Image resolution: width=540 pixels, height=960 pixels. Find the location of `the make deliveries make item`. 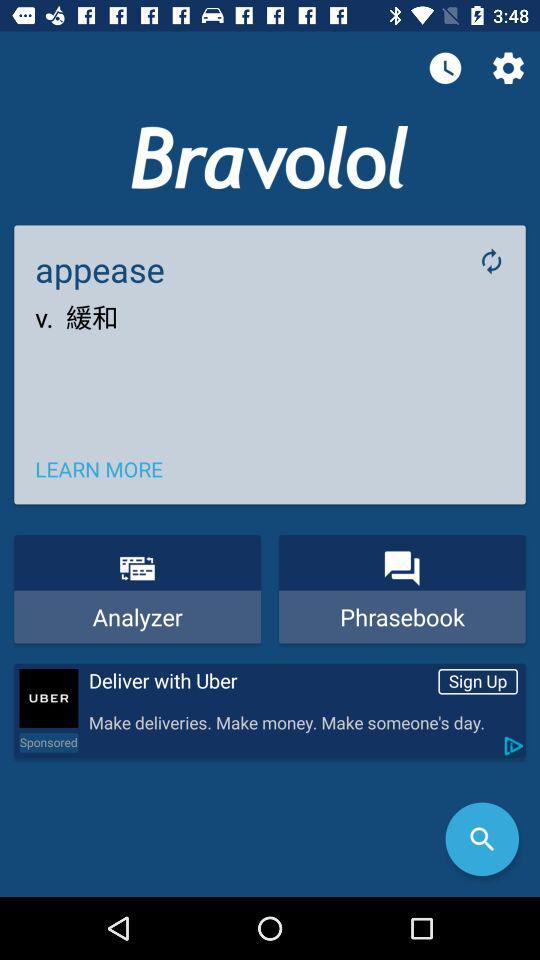

the make deliveries make item is located at coordinates (301, 722).